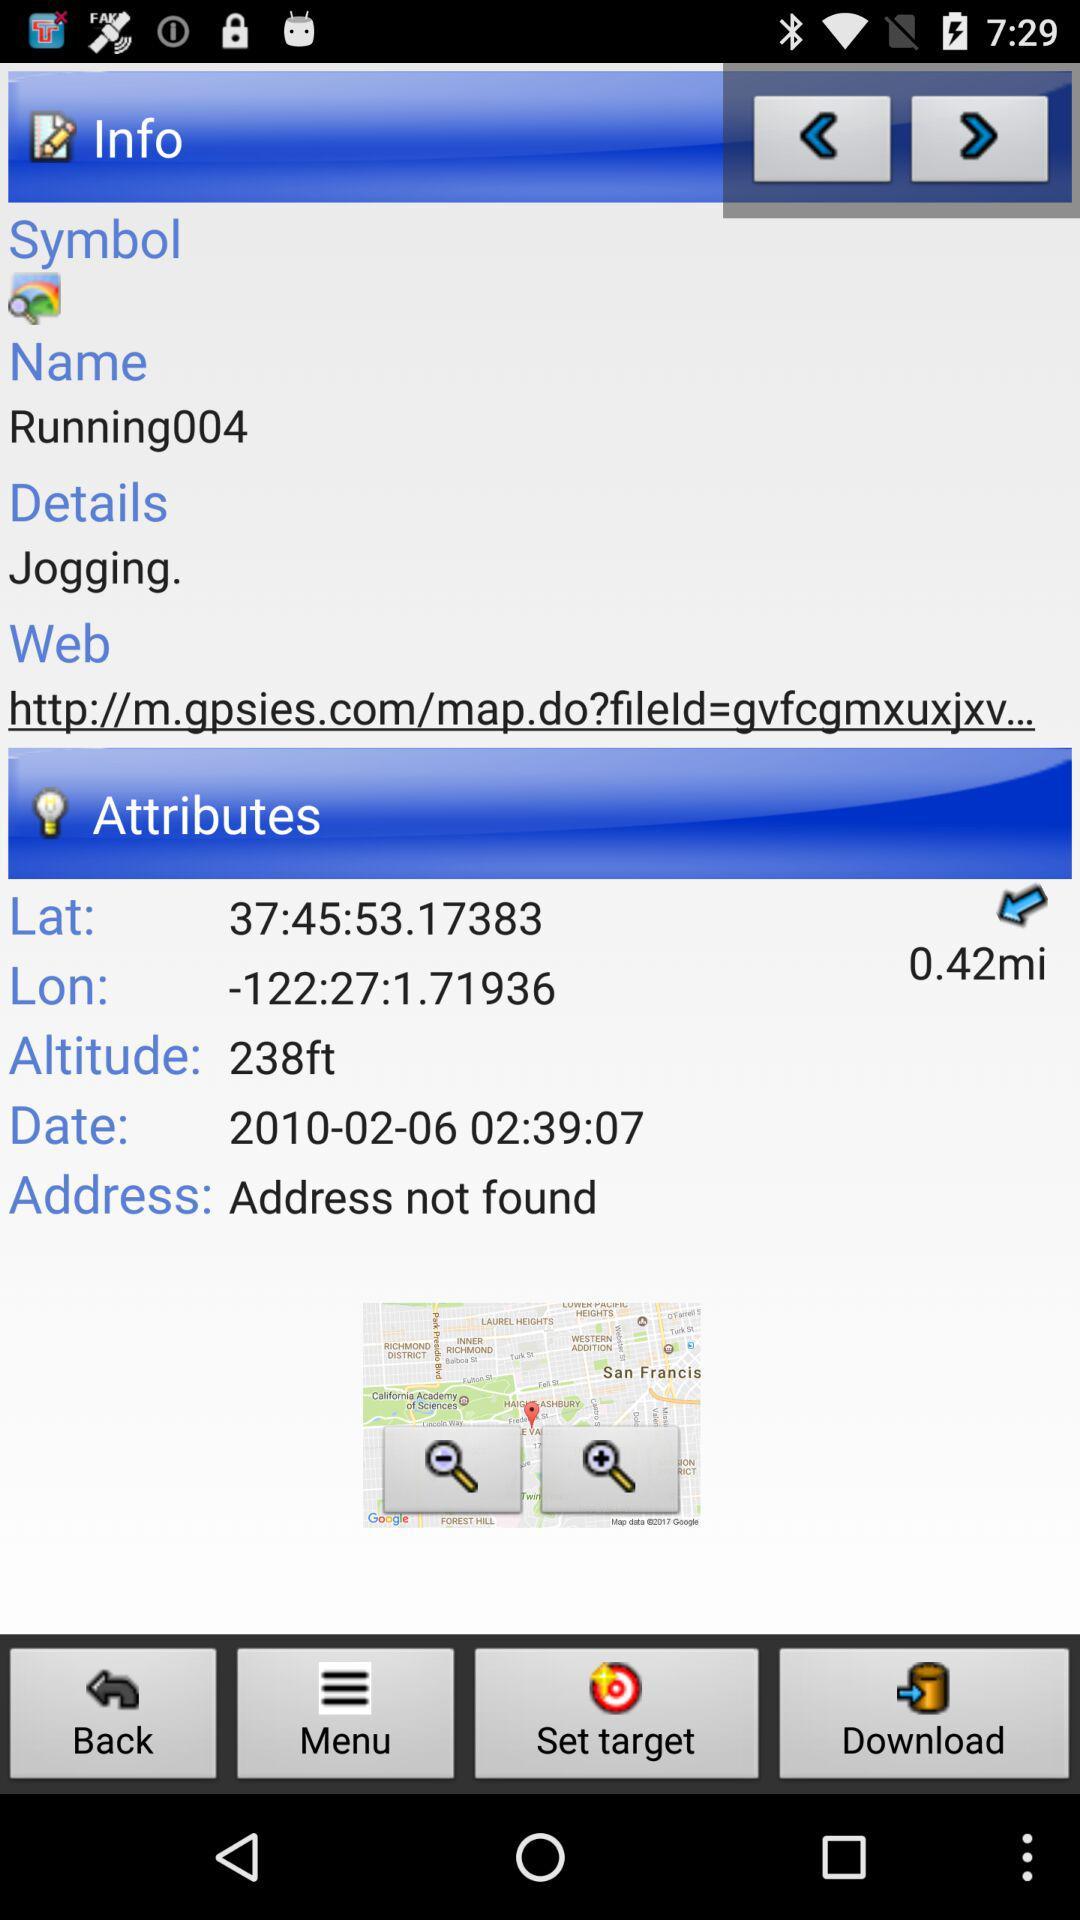 The width and height of the screenshot is (1080, 1920). What do you see at coordinates (345, 1718) in the screenshot?
I see `menu button` at bounding box center [345, 1718].